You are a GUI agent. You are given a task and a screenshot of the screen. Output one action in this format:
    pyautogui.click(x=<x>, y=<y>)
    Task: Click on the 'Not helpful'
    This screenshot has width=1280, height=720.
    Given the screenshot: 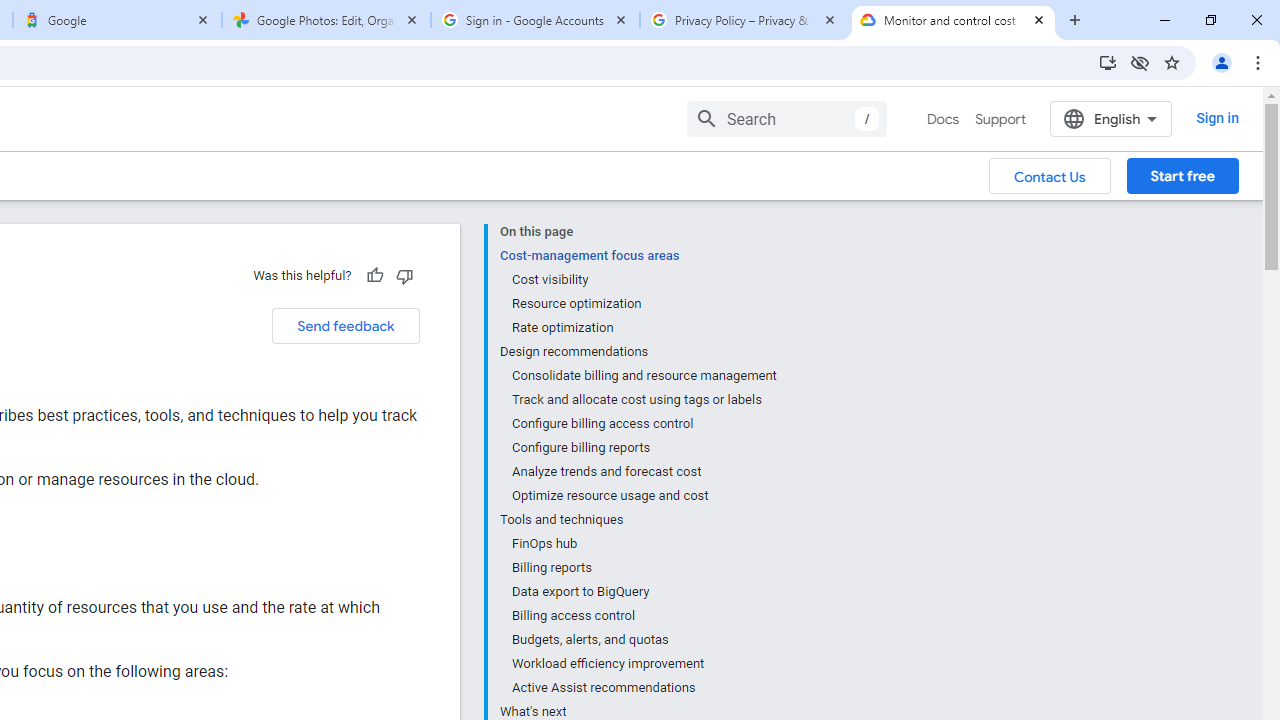 What is the action you would take?
    pyautogui.click(x=403, y=275)
    